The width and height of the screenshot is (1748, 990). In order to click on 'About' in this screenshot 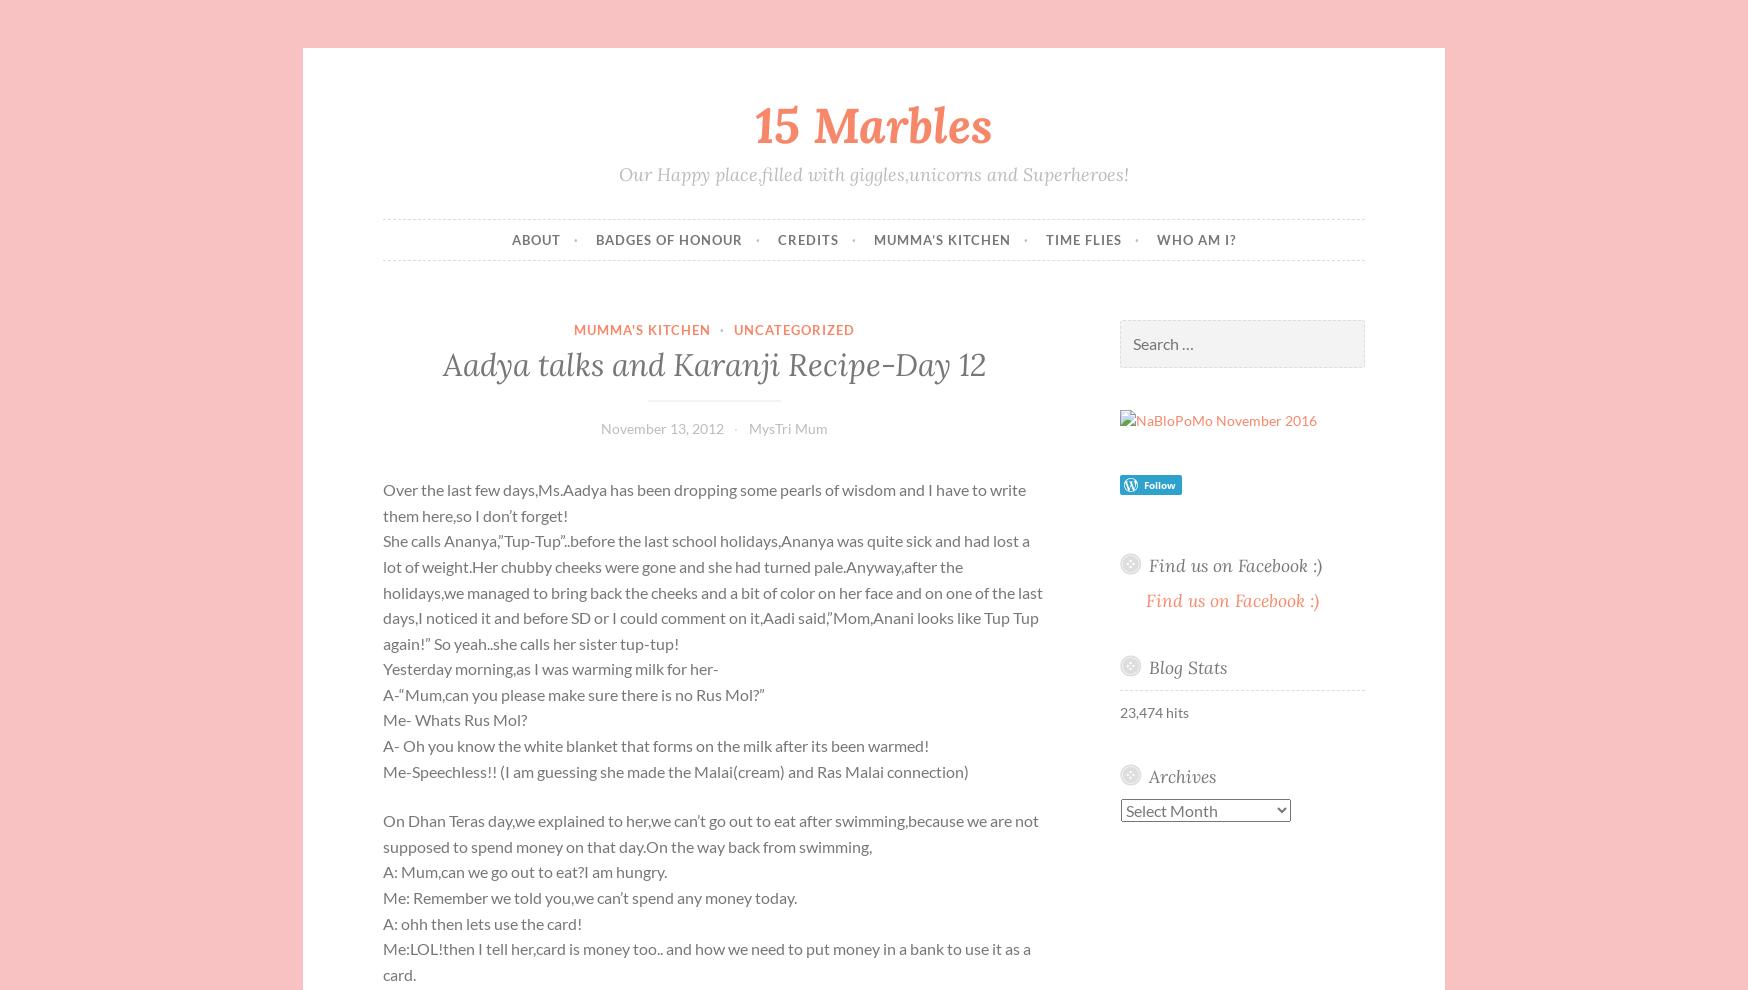, I will do `click(536, 237)`.